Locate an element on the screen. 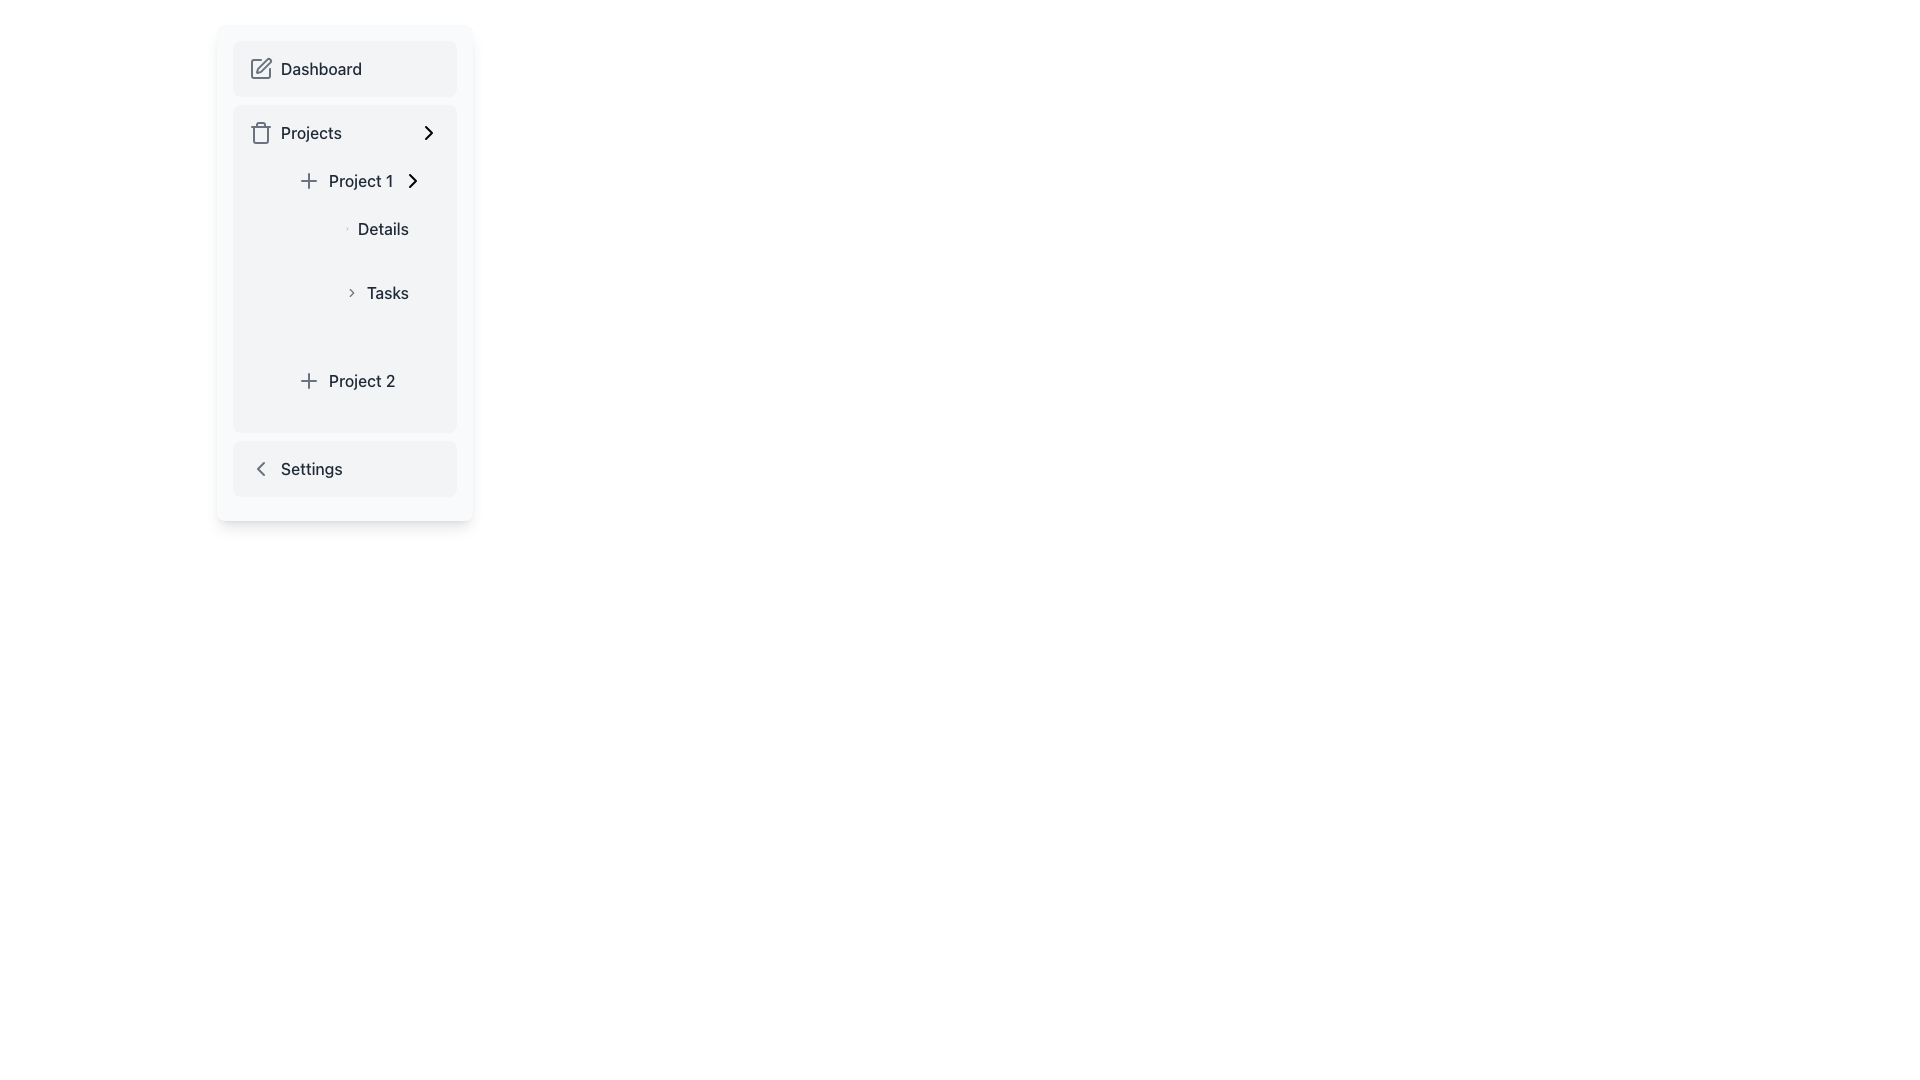 The width and height of the screenshot is (1920, 1080). the navigation label in the top-left section of the interface is located at coordinates (321, 68).